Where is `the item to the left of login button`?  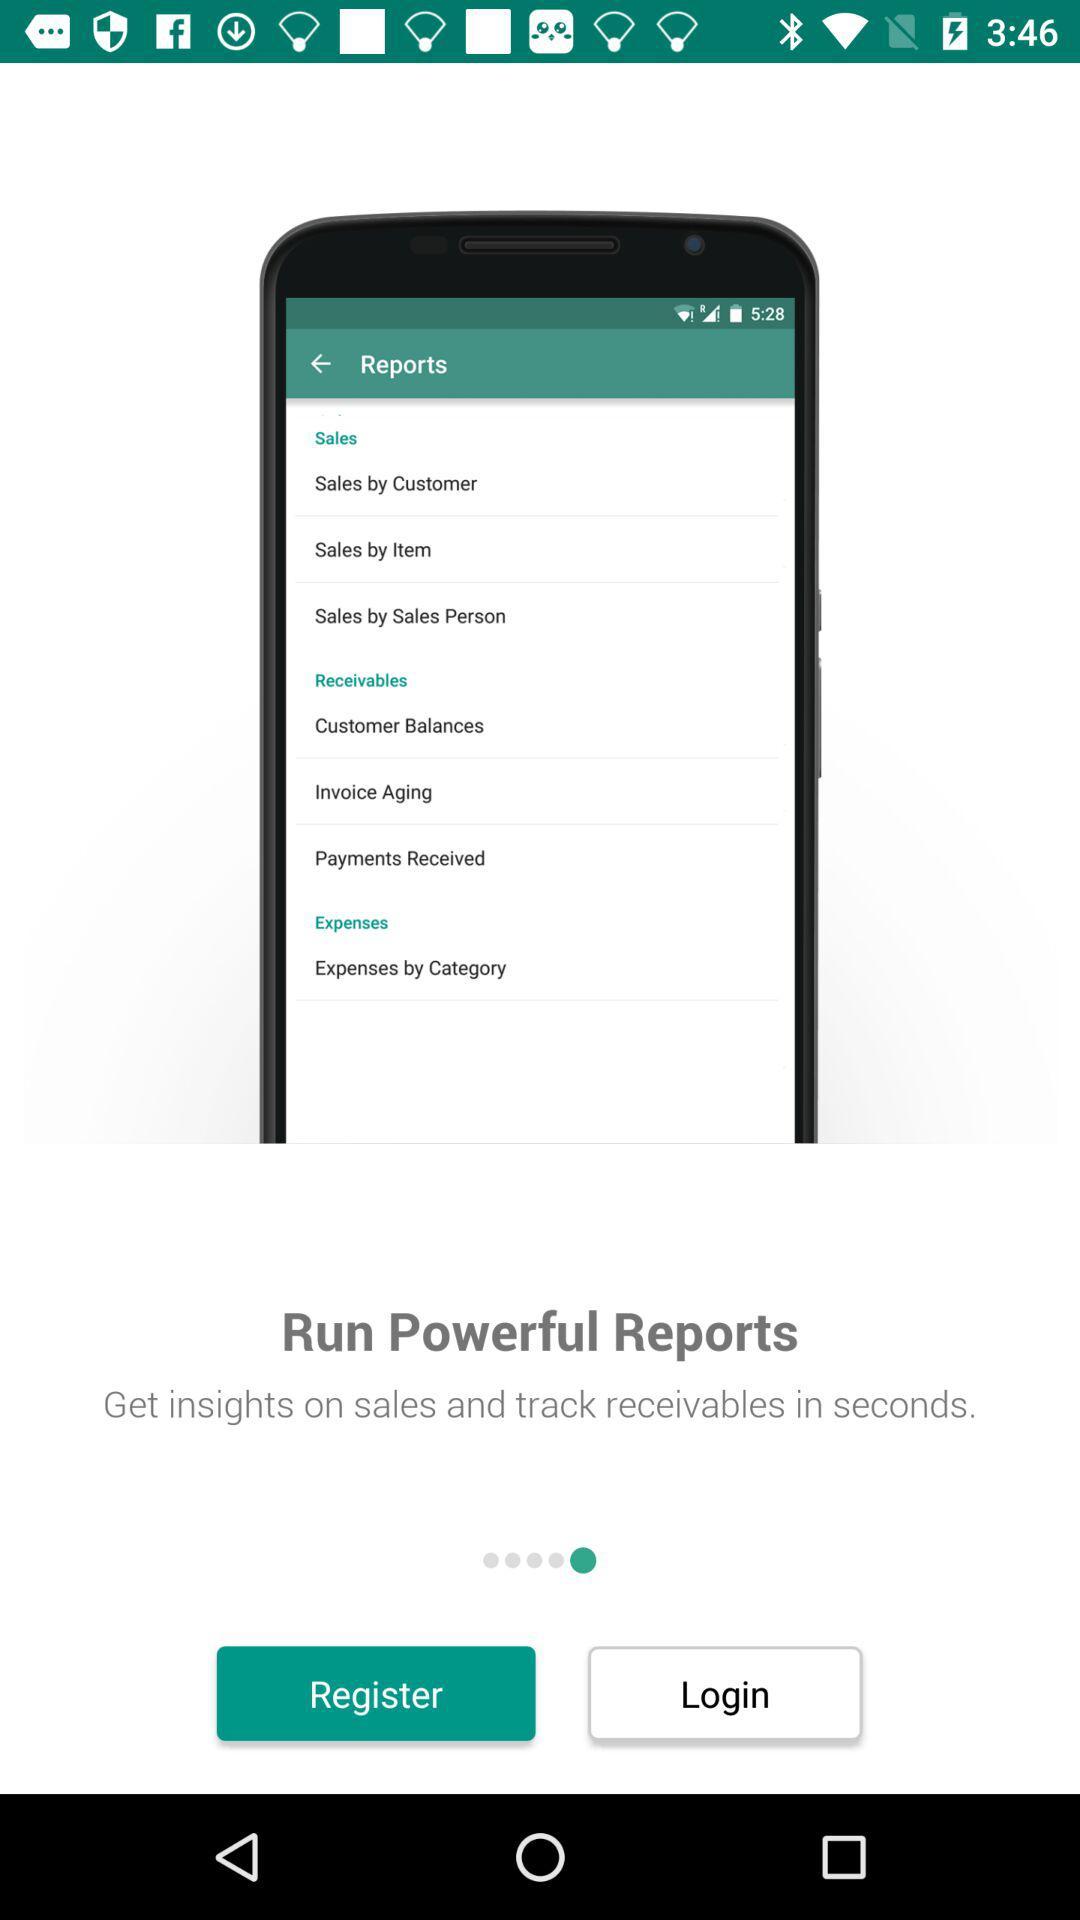 the item to the left of login button is located at coordinates (376, 1692).